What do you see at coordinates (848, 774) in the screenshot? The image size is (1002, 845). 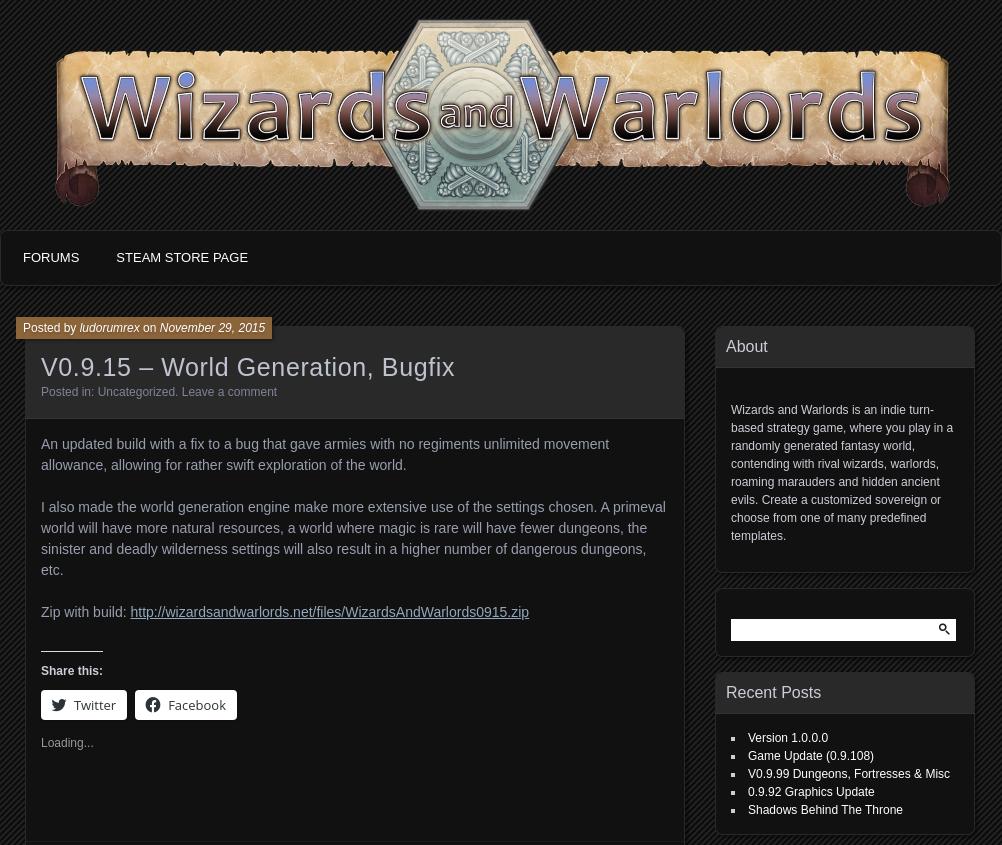 I see `'V0.9.99 Dungeons, Fortresses & Misc'` at bounding box center [848, 774].